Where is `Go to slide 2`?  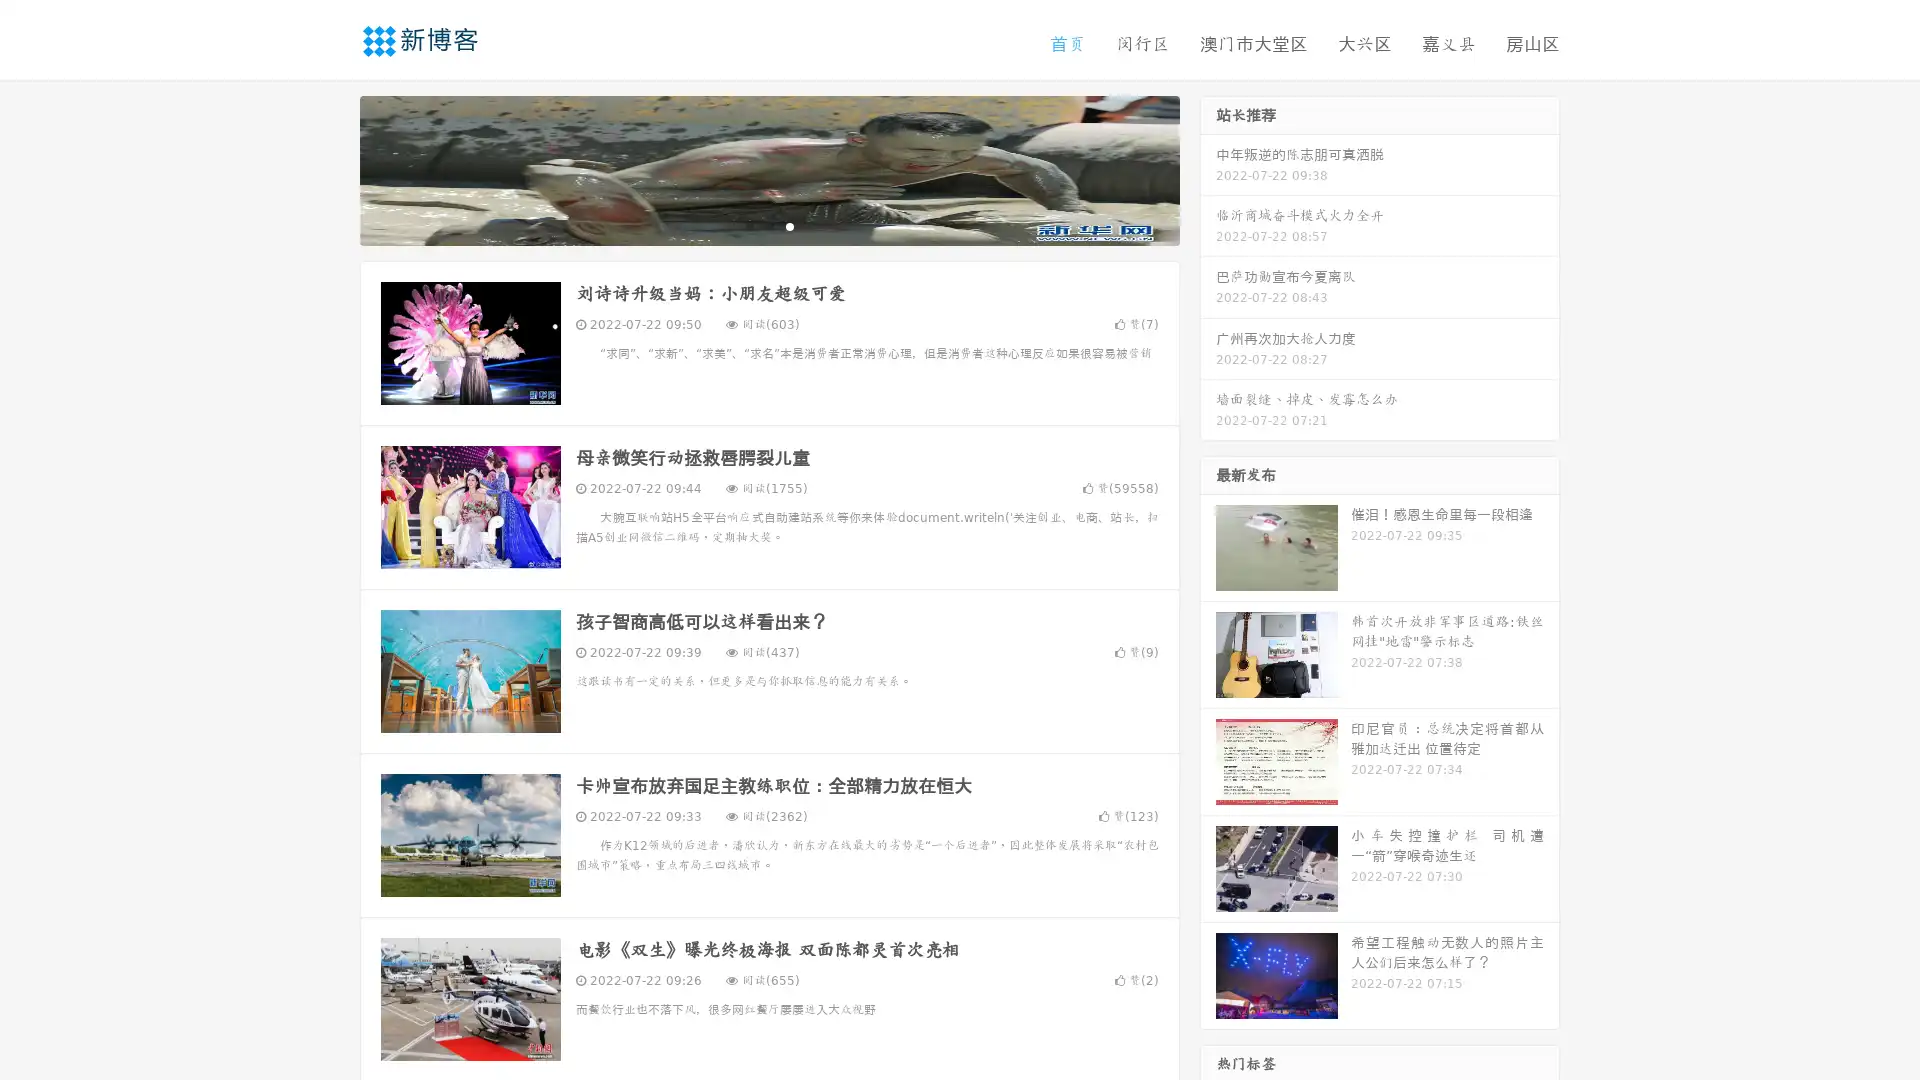
Go to slide 2 is located at coordinates (768, 225).